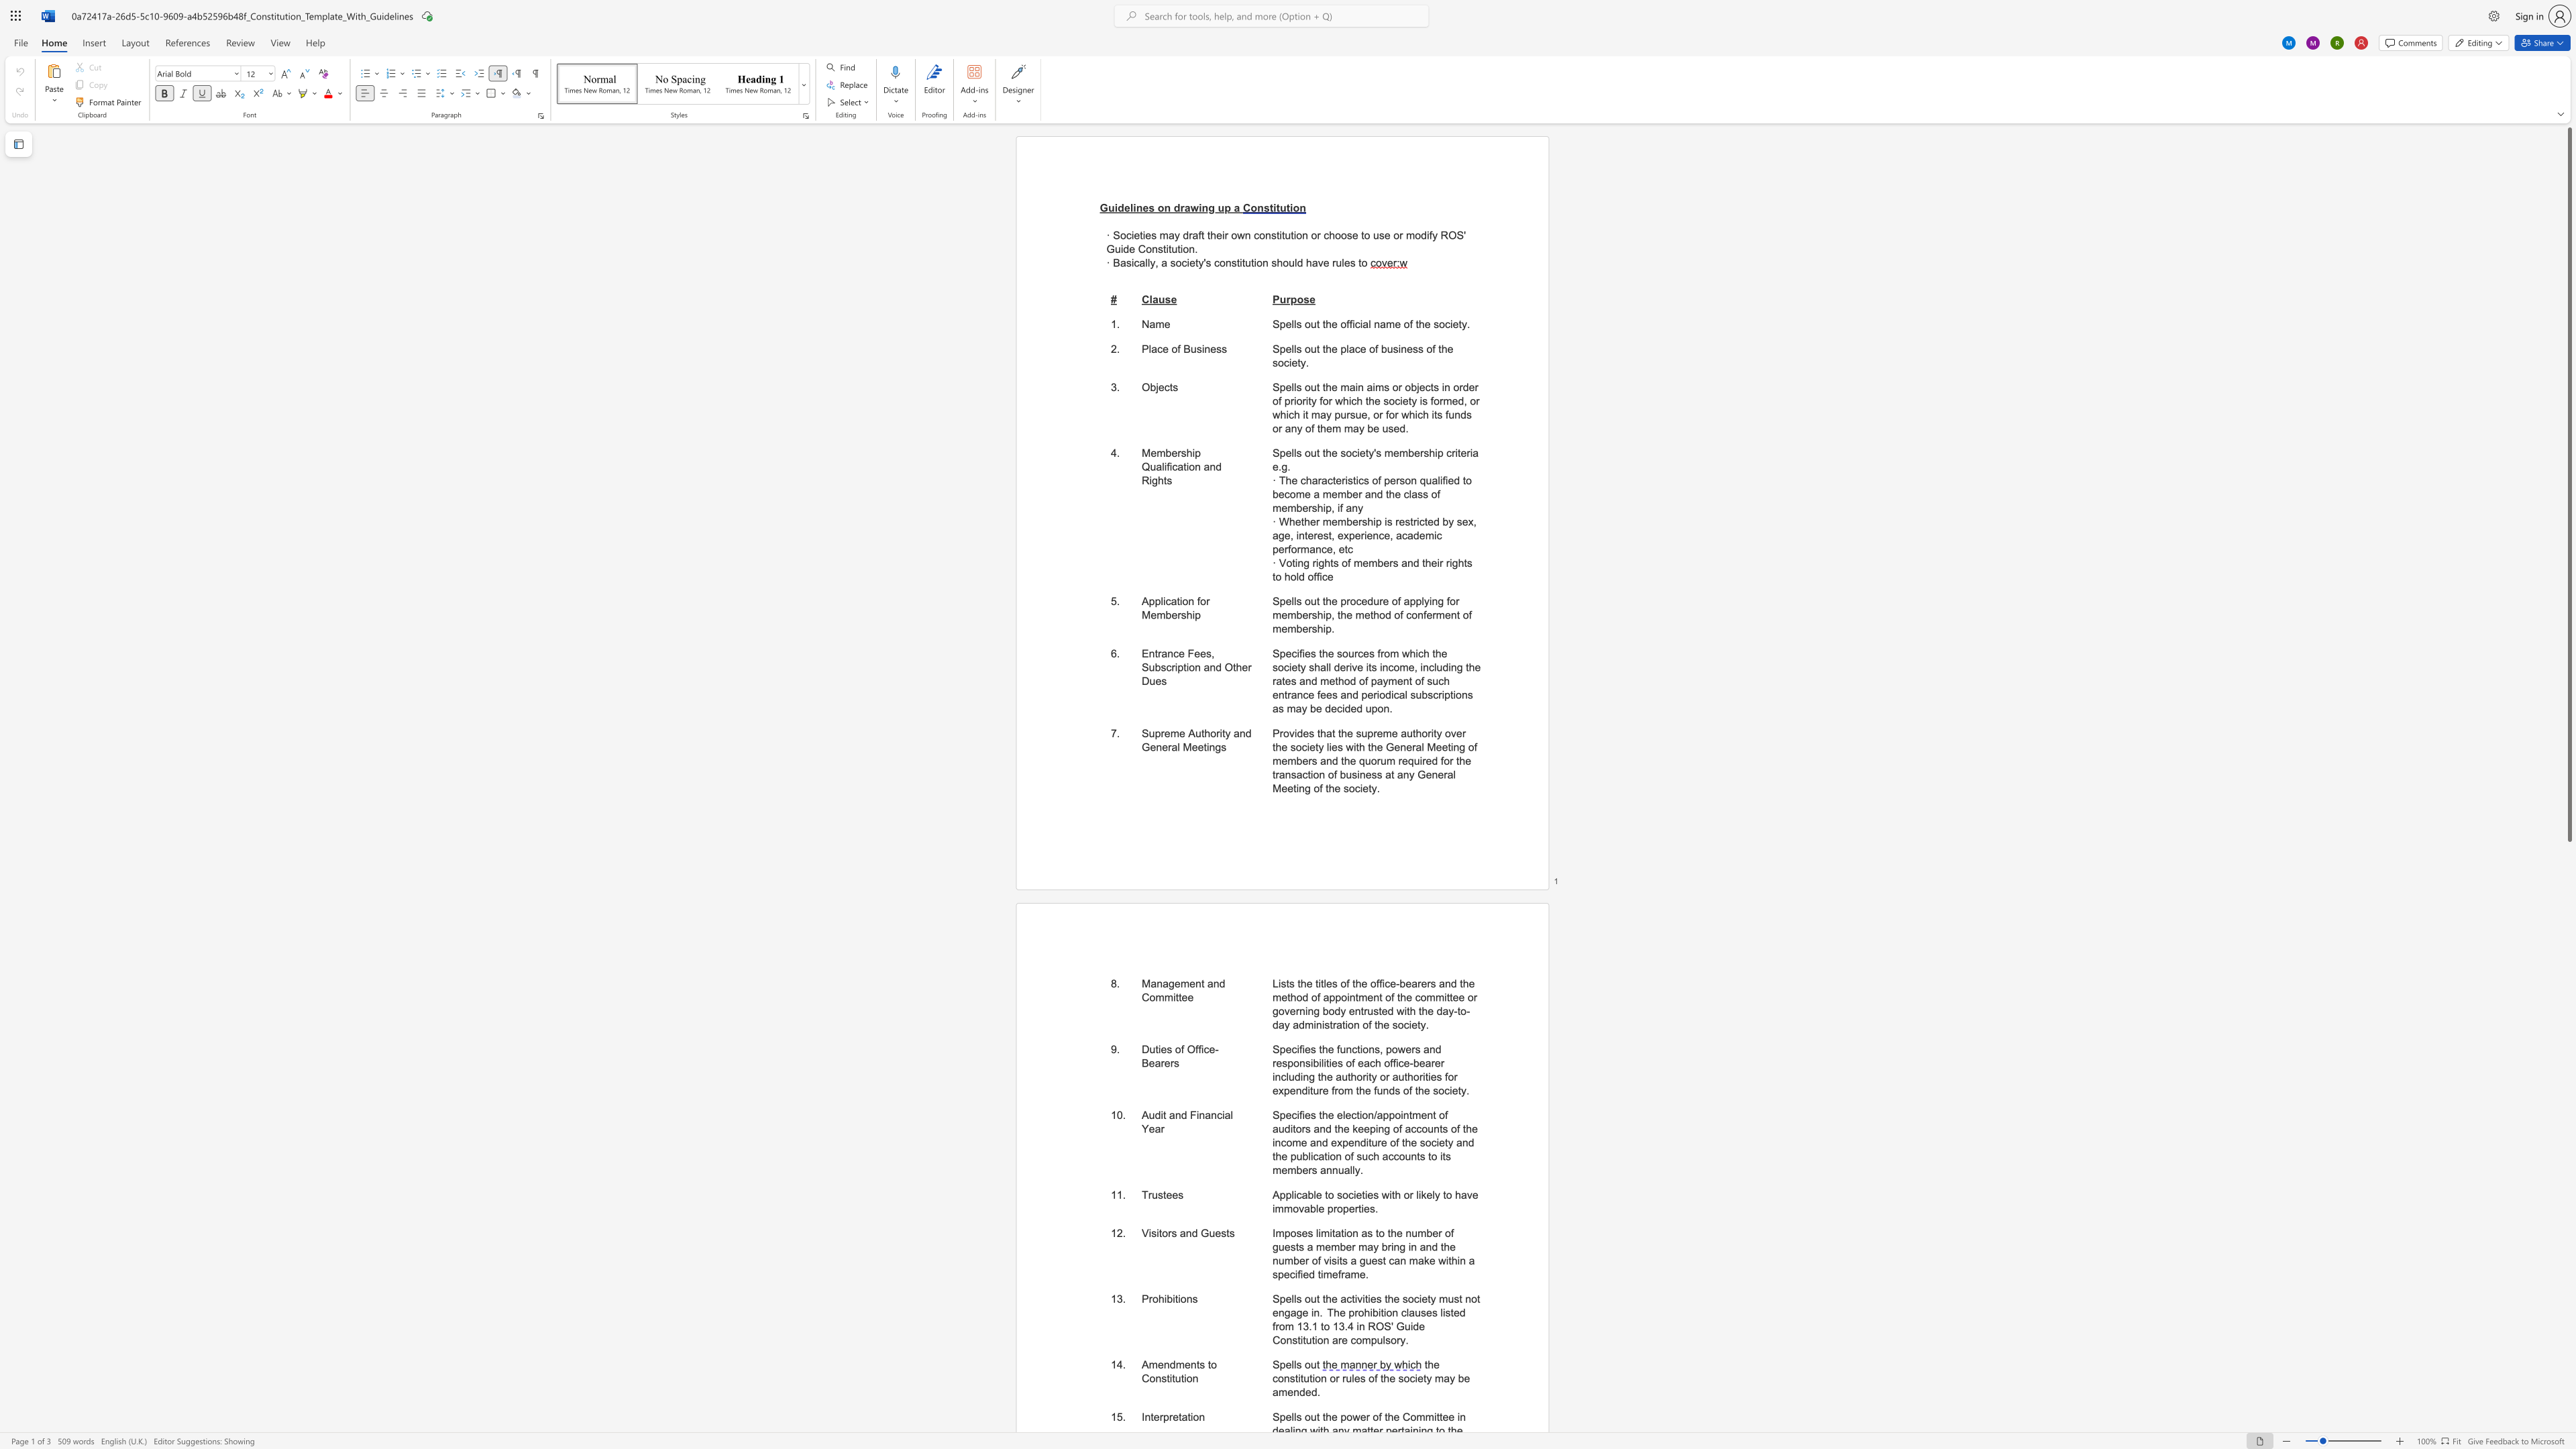  I want to click on the subset text "on or choo" within the text "· Societies may draft their own constitution or choose to use or", so click(1296, 234).